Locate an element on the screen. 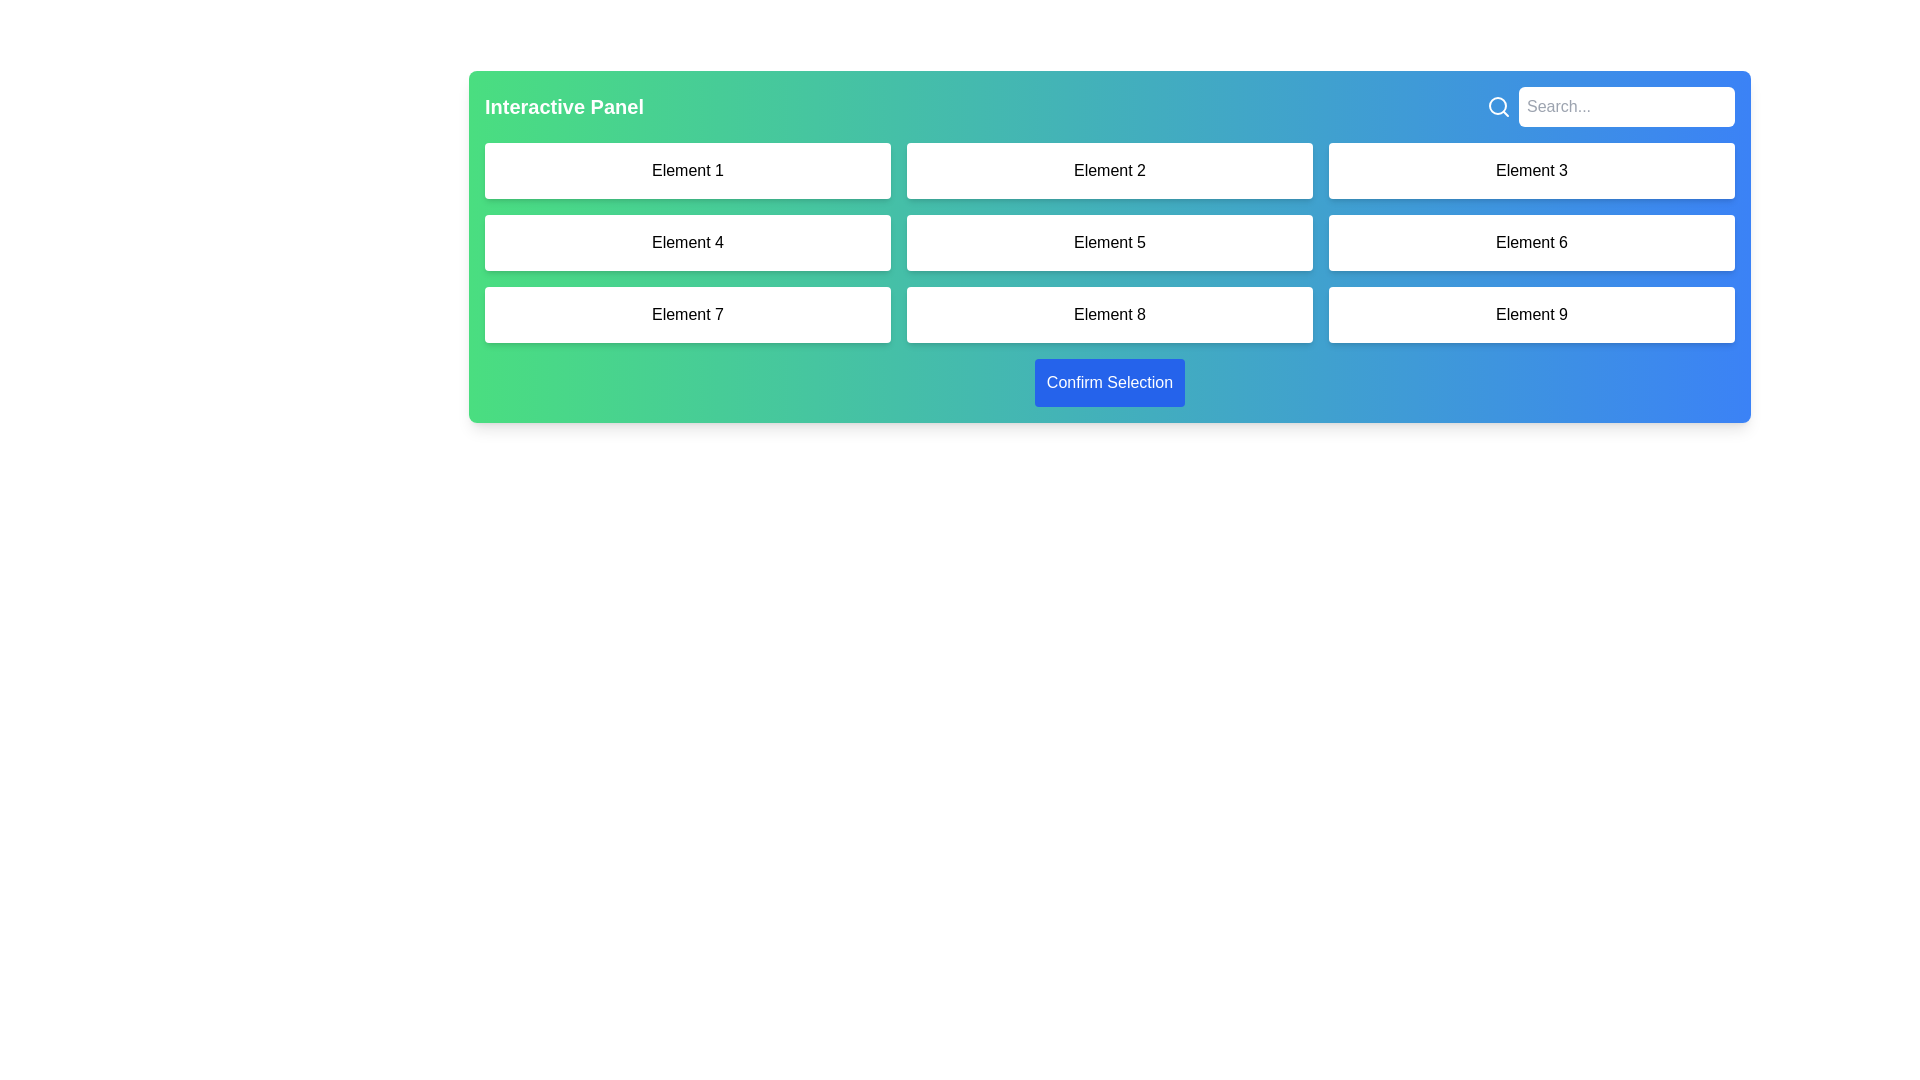 The width and height of the screenshot is (1920, 1080). the interactive button located in the bottom row, middle column of a 3x3 grid layout is located at coordinates (1108, 315).